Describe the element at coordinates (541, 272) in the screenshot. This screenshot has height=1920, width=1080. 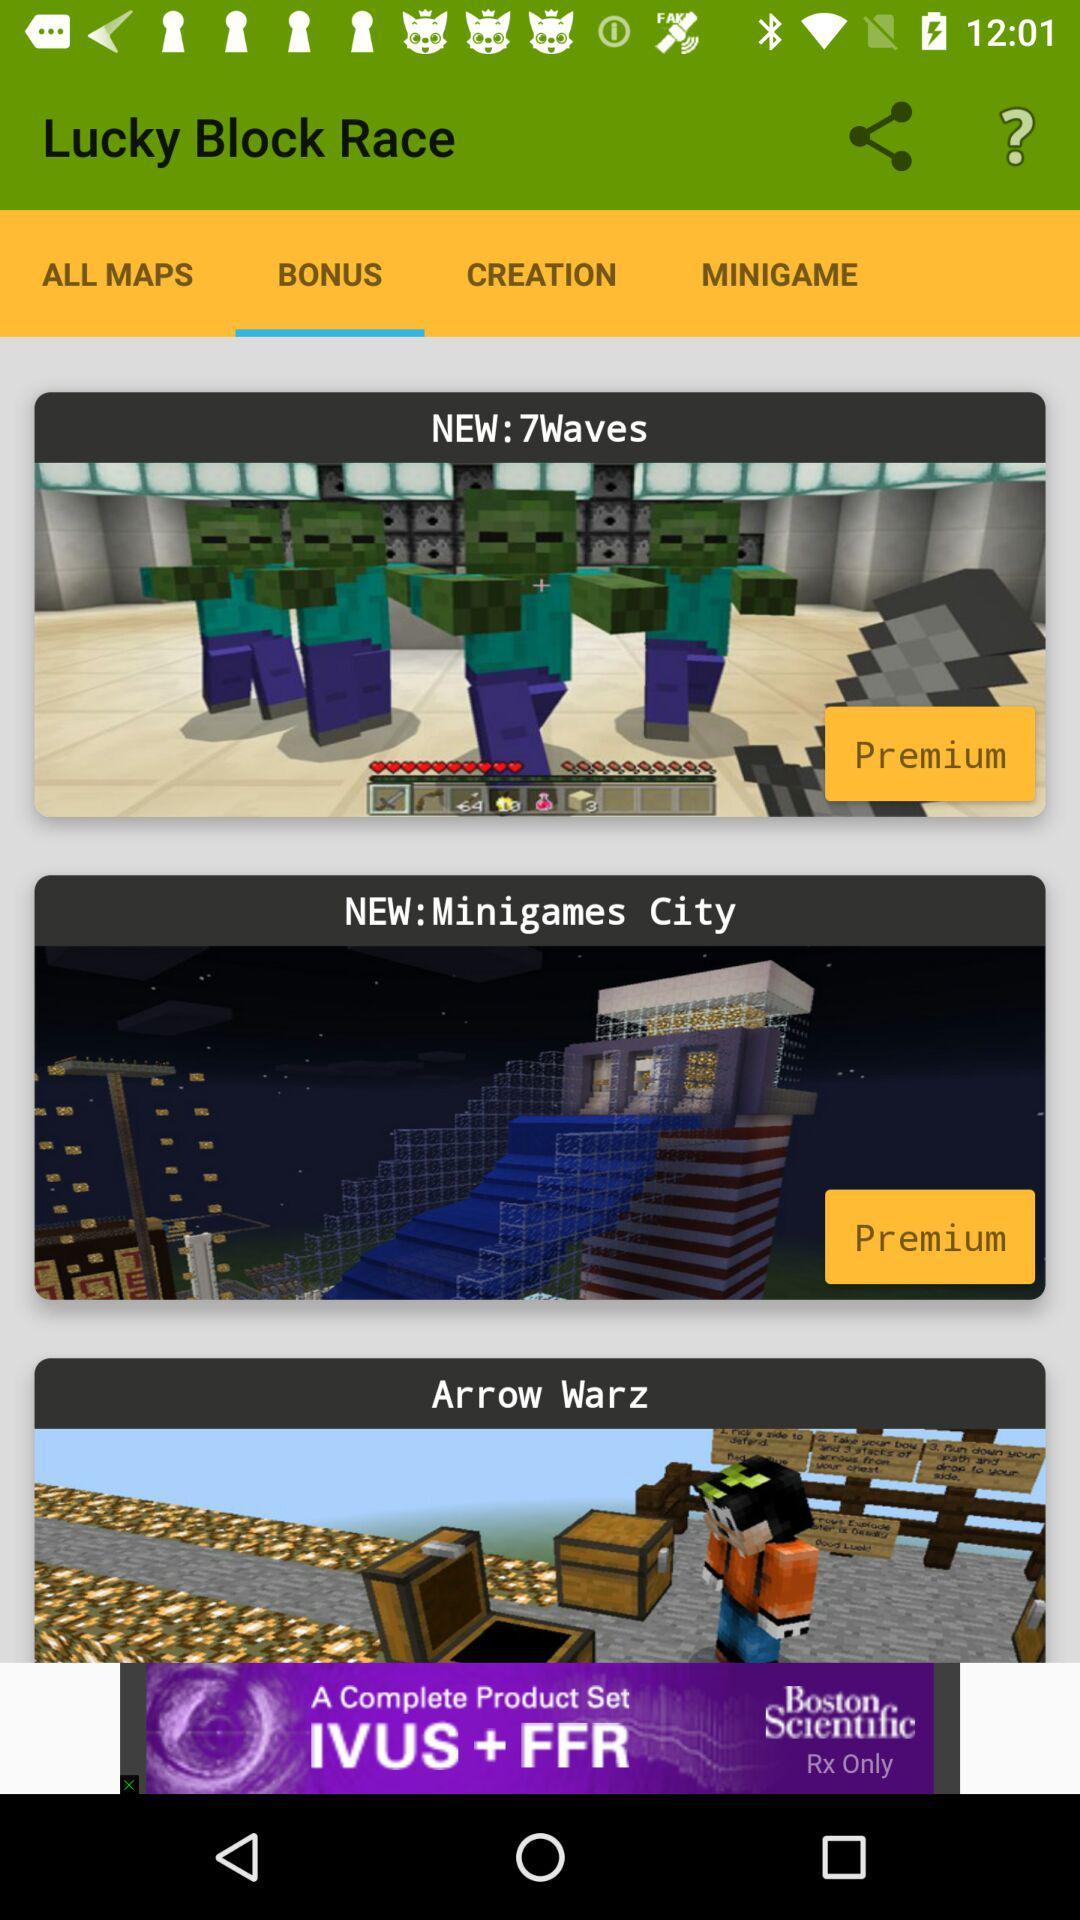
I see `item above the new:7waves item` at that location.